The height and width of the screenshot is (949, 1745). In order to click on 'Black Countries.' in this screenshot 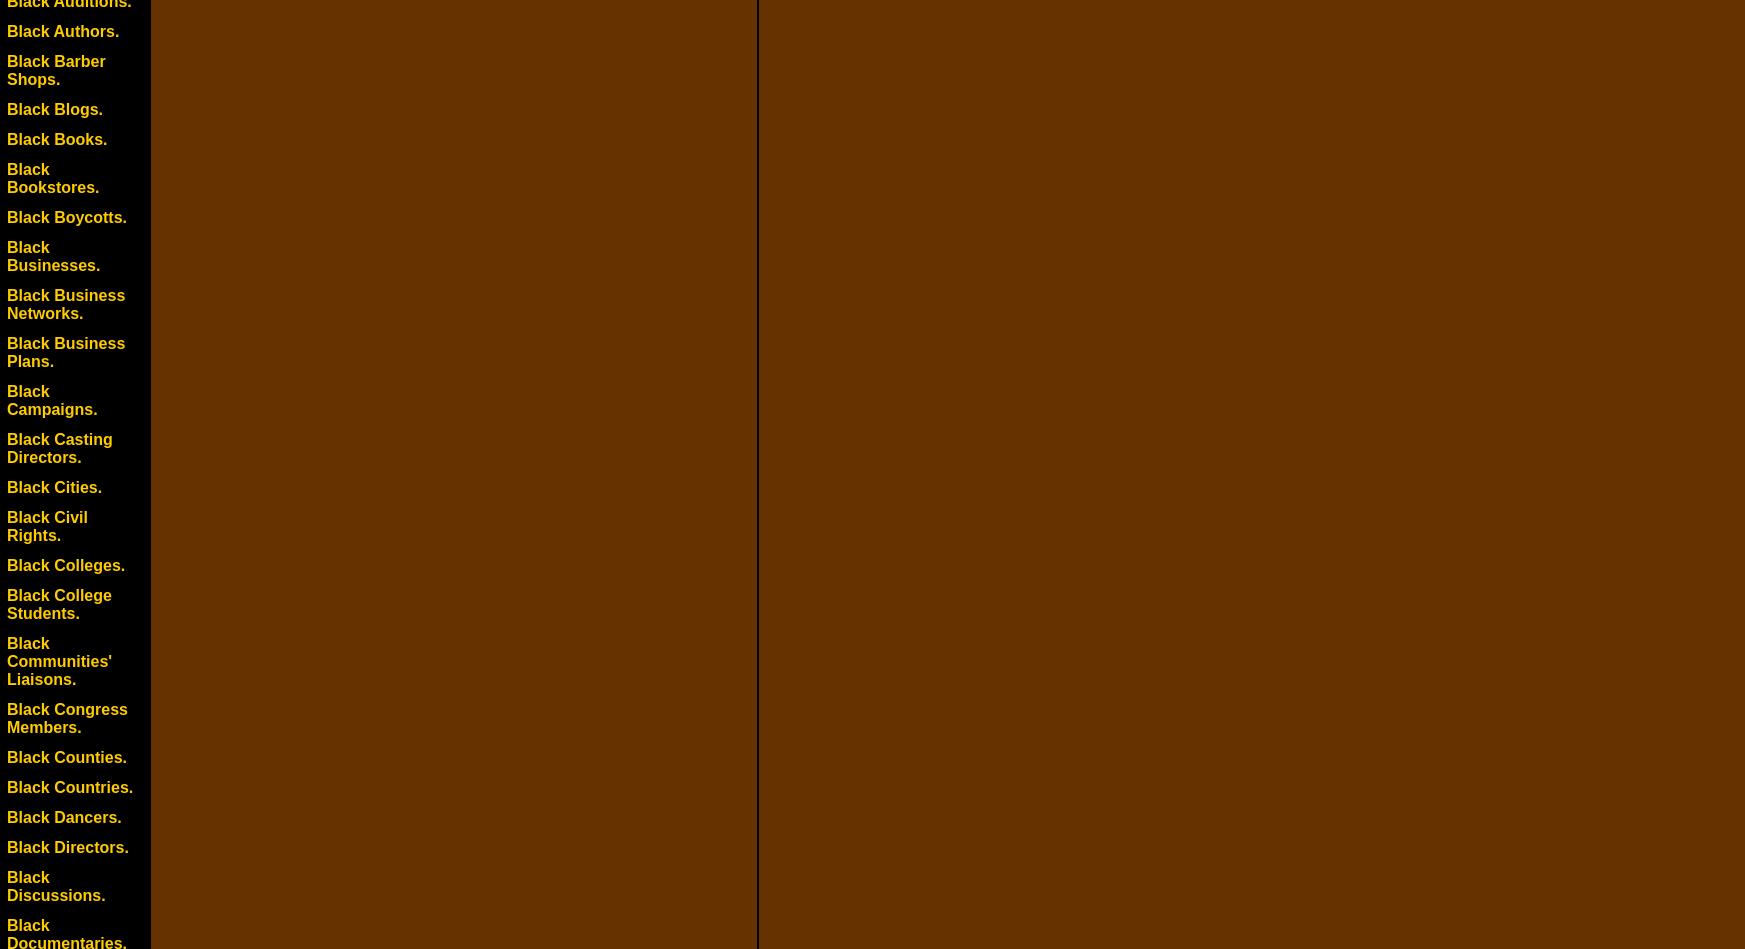, I will do `click(68, 787)`.